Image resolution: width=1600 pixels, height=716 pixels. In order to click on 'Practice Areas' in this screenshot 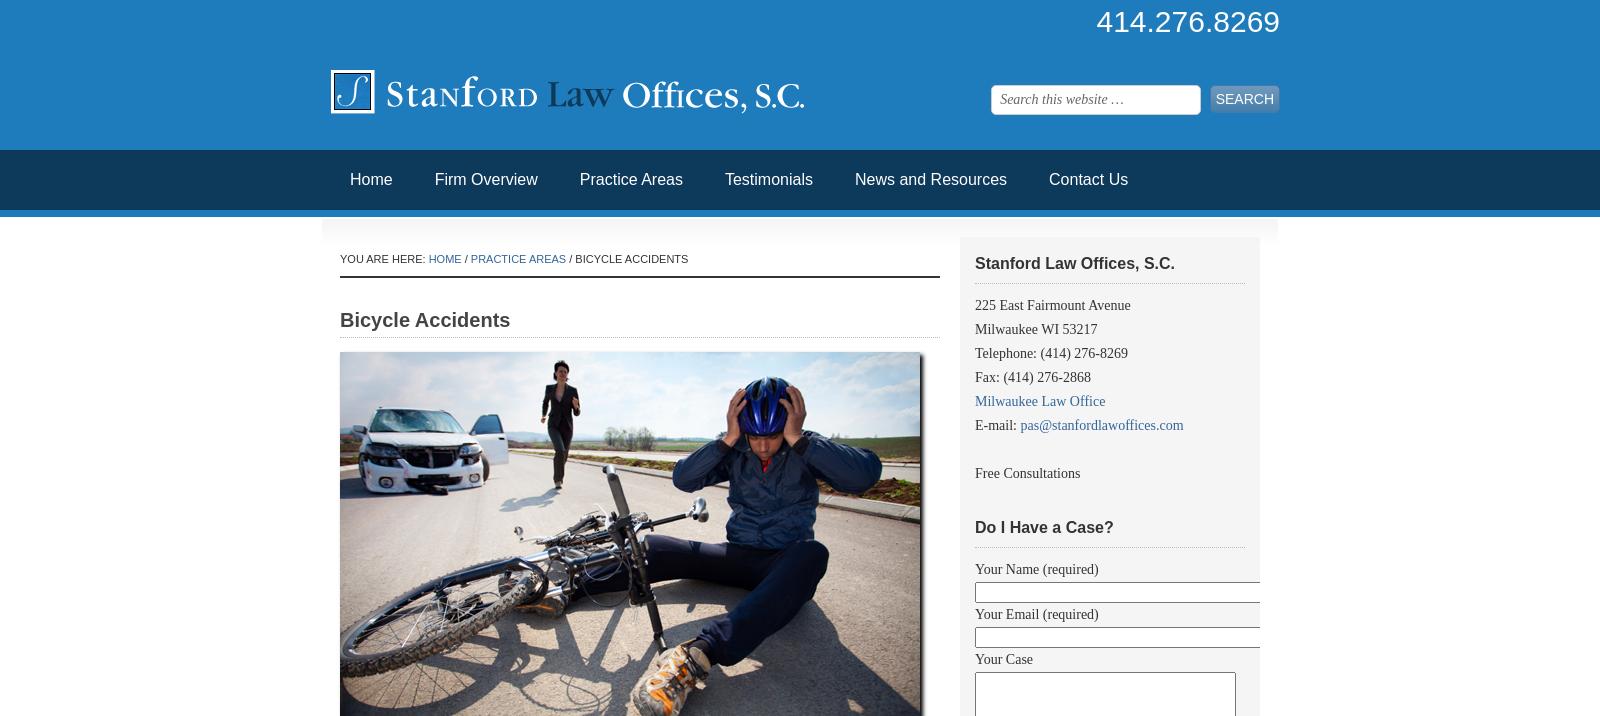, I will do `click(516, 258)`.